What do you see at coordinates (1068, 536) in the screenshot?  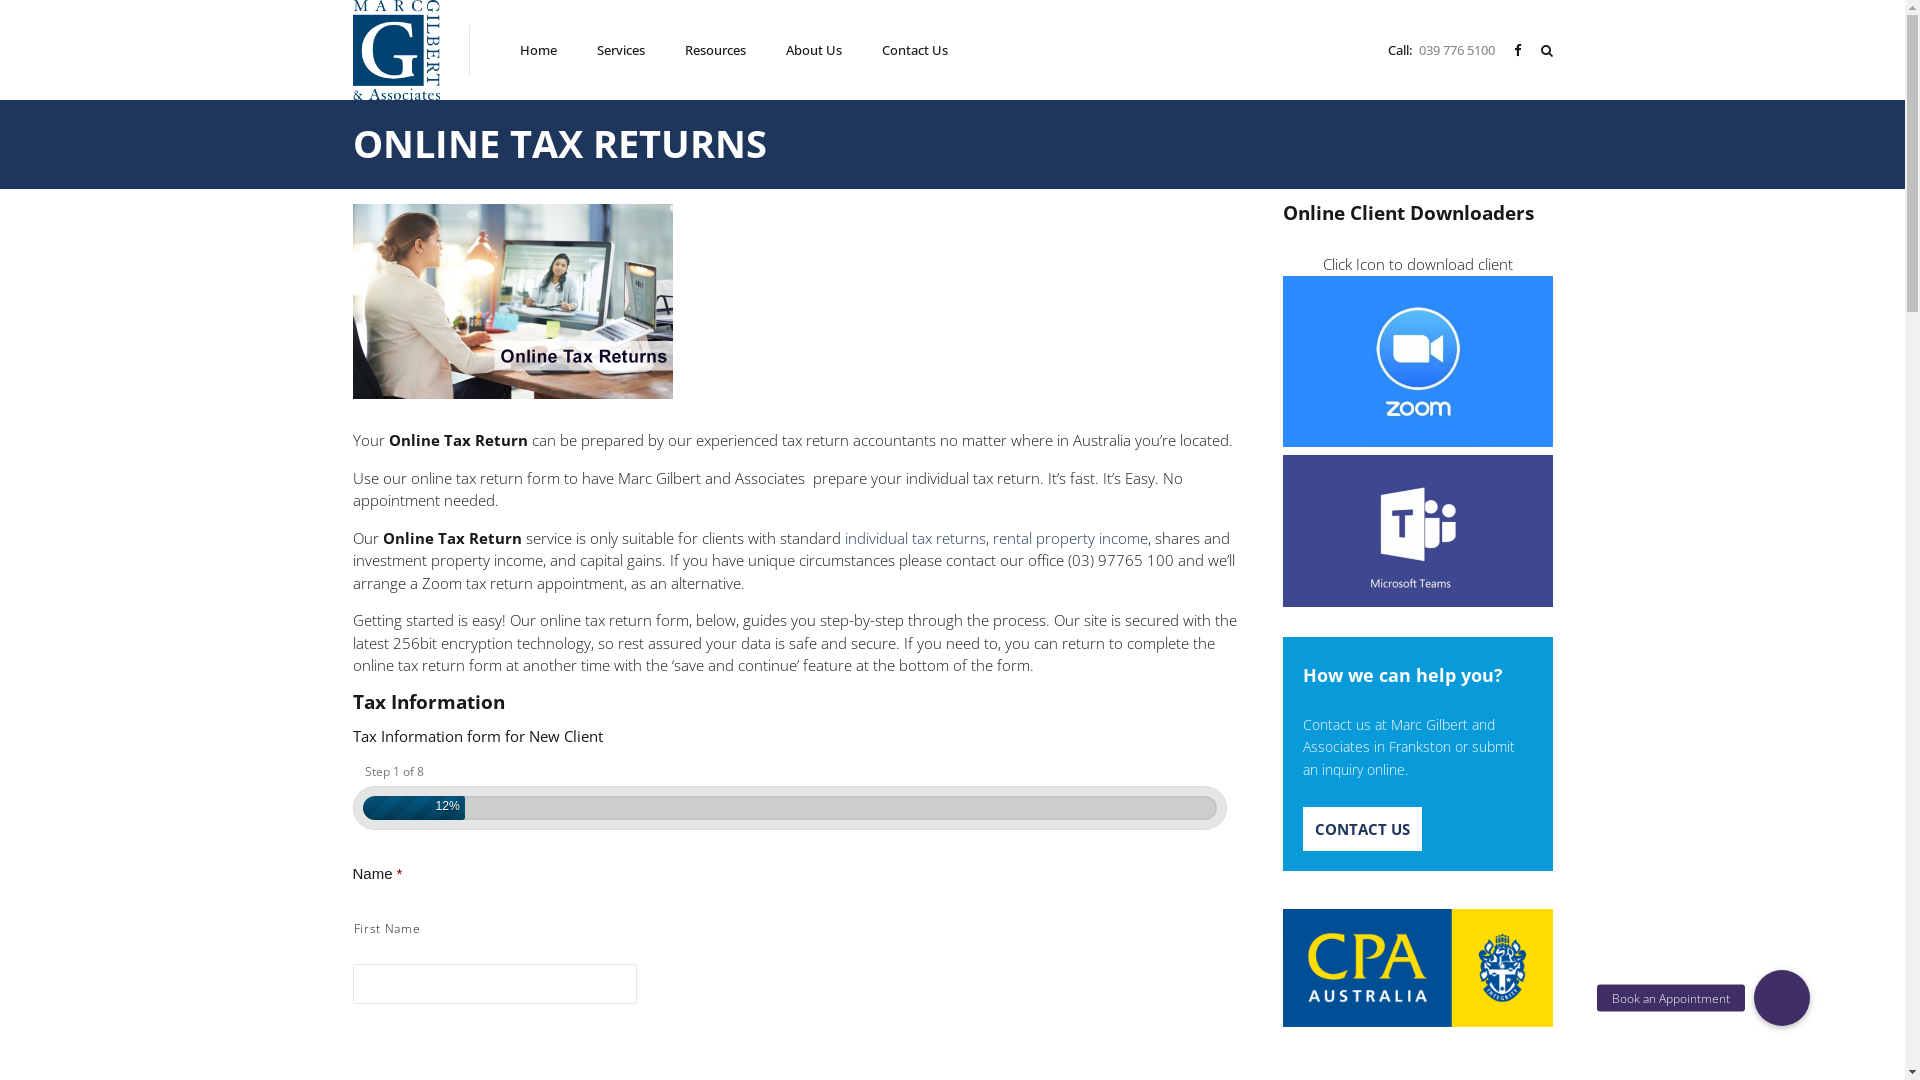 I see `'rental property income'` at bounding box center [1068, 536].